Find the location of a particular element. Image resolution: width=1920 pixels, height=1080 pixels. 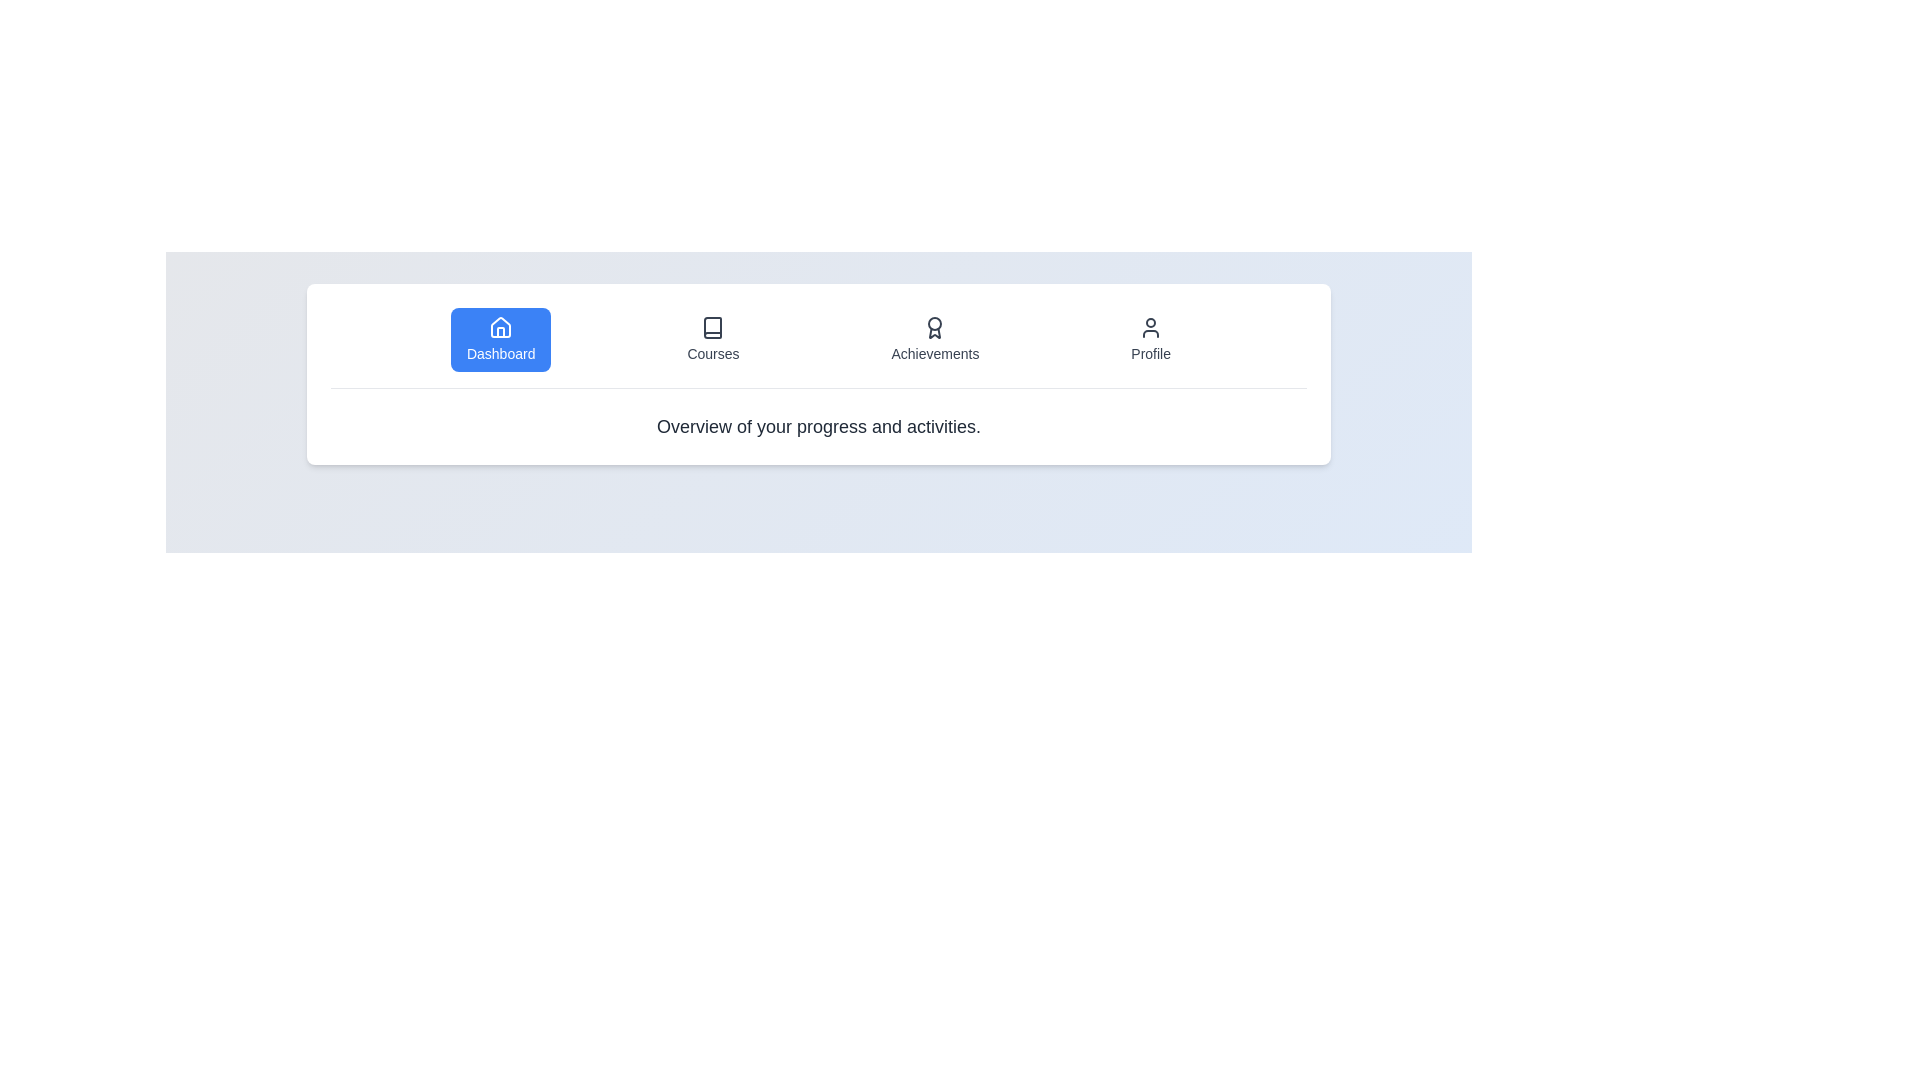

the icon resembling a book or document located in the second position from the left in the top navigation menu, directly under the 'Courses' label is located at coordinates (713, 326).